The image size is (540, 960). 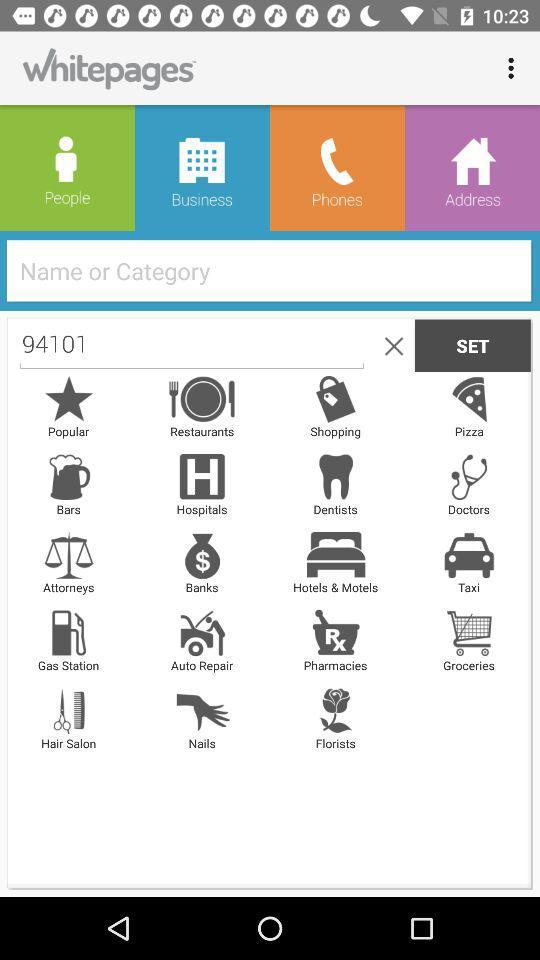 I want to click on 94101 icon, so click(x=192, y=345).